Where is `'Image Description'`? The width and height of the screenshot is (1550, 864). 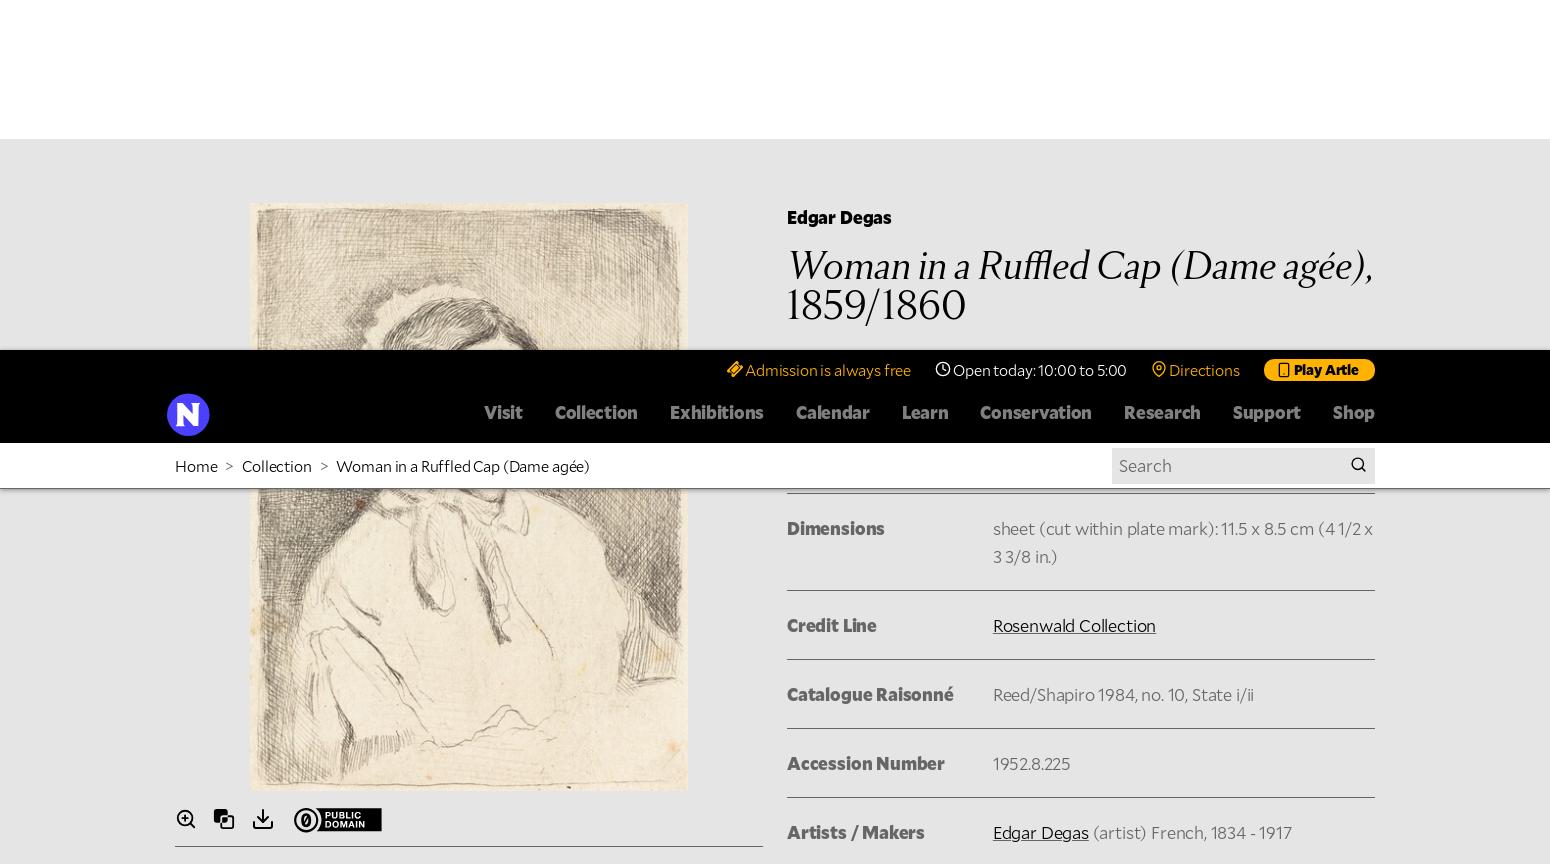
'Image Description' is located at coordinates (182, 303).